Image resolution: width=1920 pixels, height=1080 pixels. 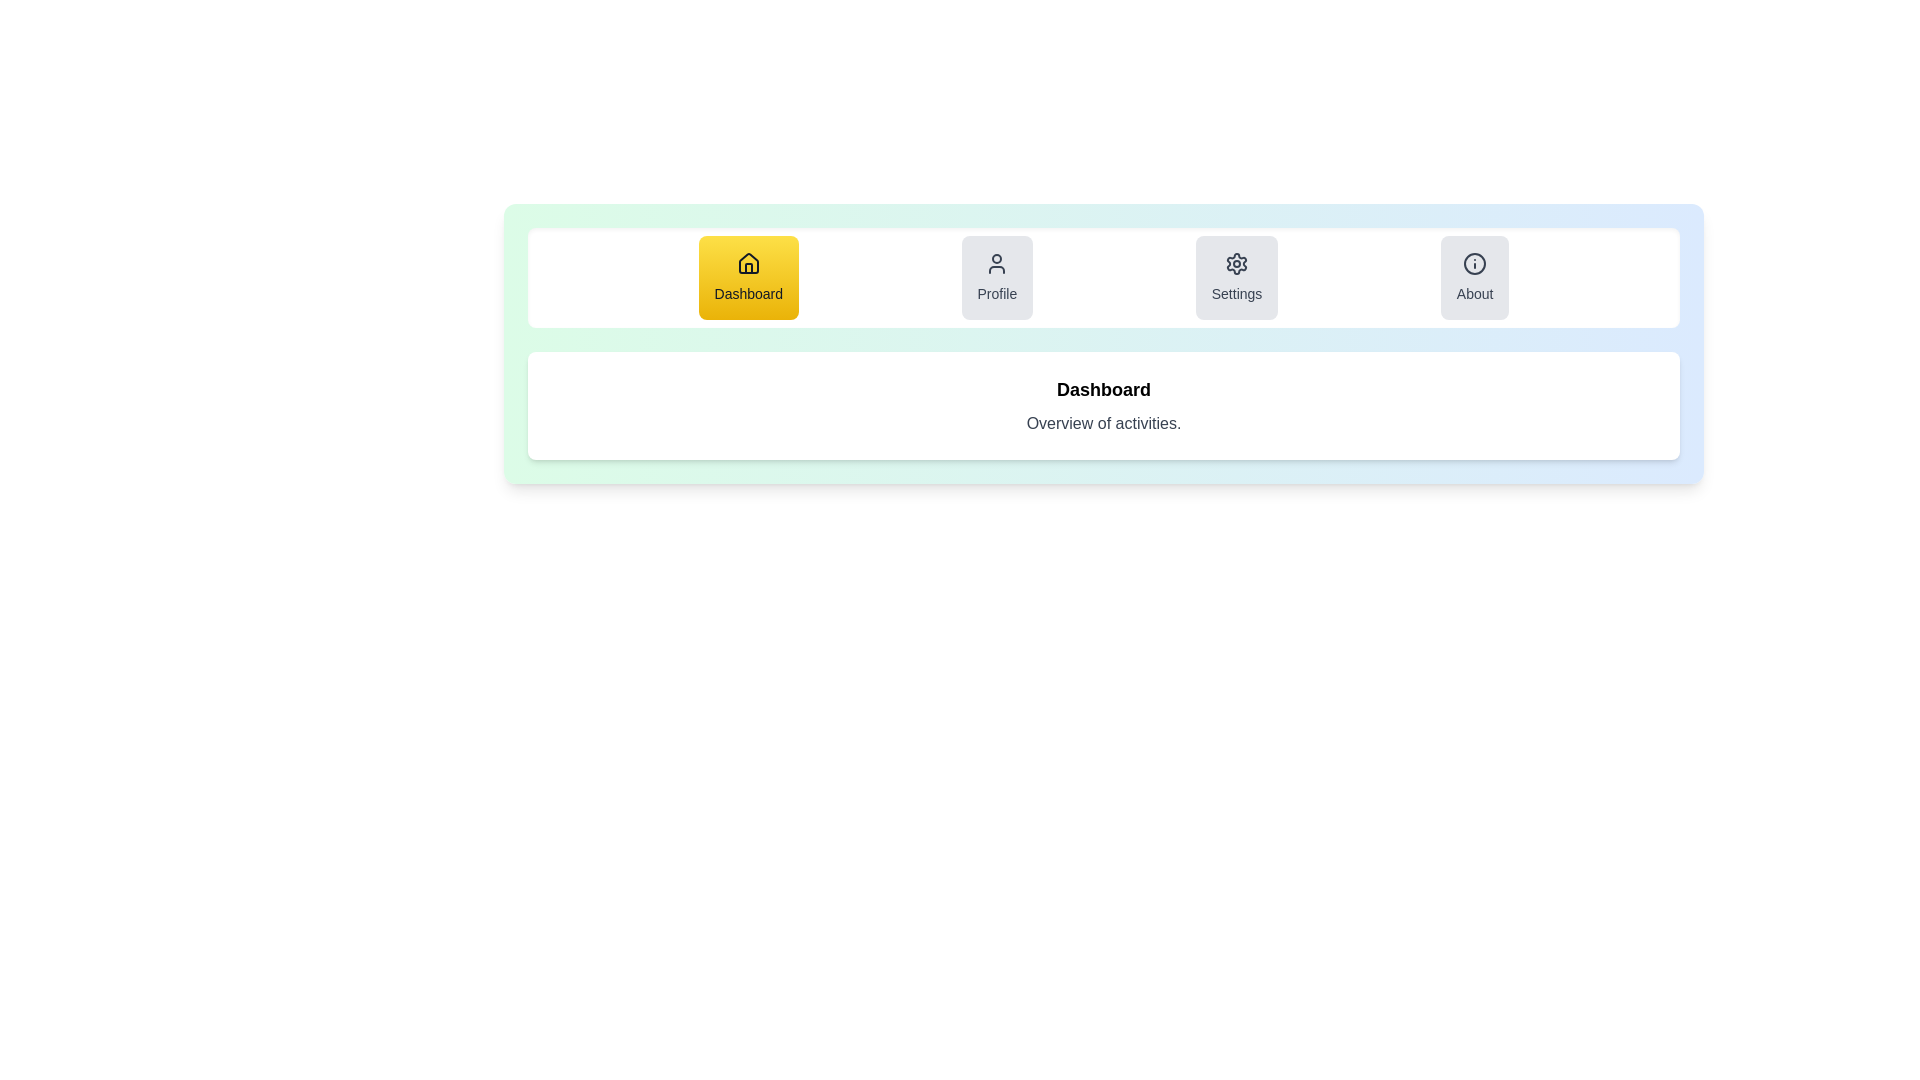 What do you see at coordinates (1236, 277) in the screenshot?
I see `the tab button corresponding to Settings` at bounding box center [1236, 277].